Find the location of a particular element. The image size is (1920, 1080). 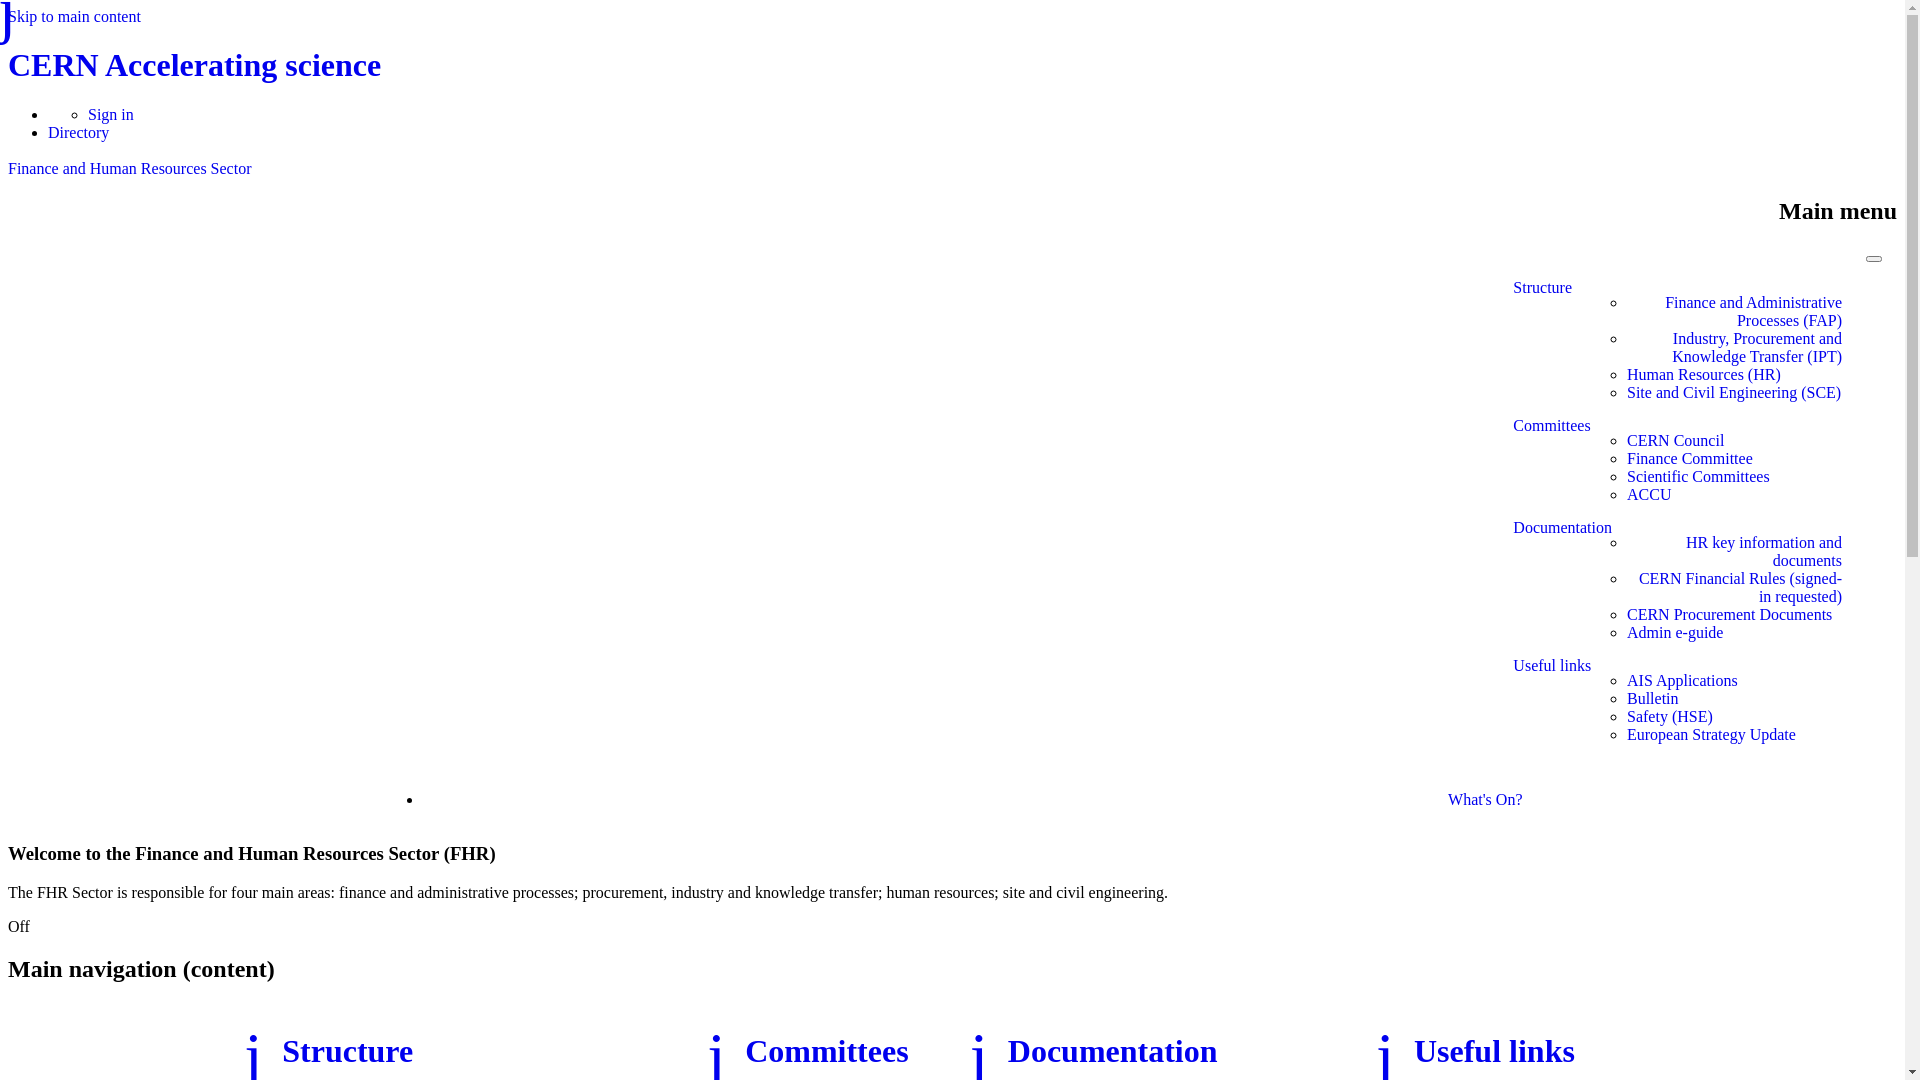

'Bulletin' is located at coordinates (1652, 697).